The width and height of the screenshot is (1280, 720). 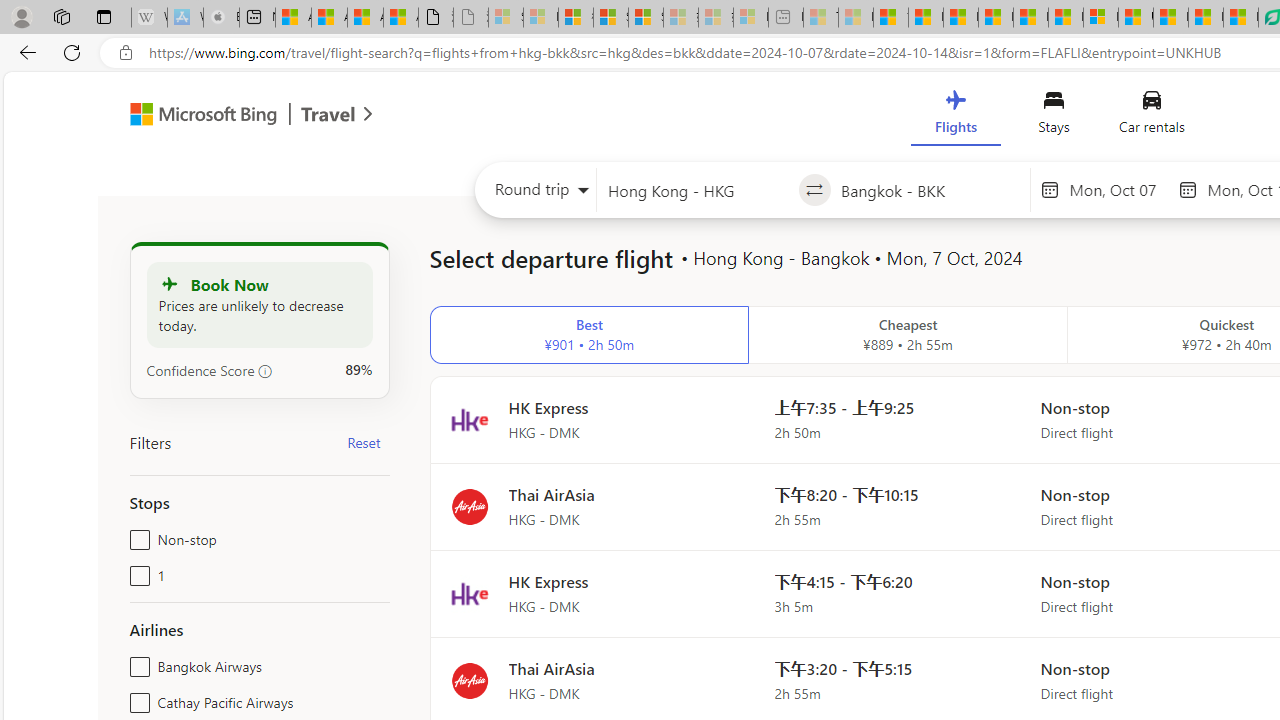 I want to click on 'Flight logo', so click(x=468, y=679).